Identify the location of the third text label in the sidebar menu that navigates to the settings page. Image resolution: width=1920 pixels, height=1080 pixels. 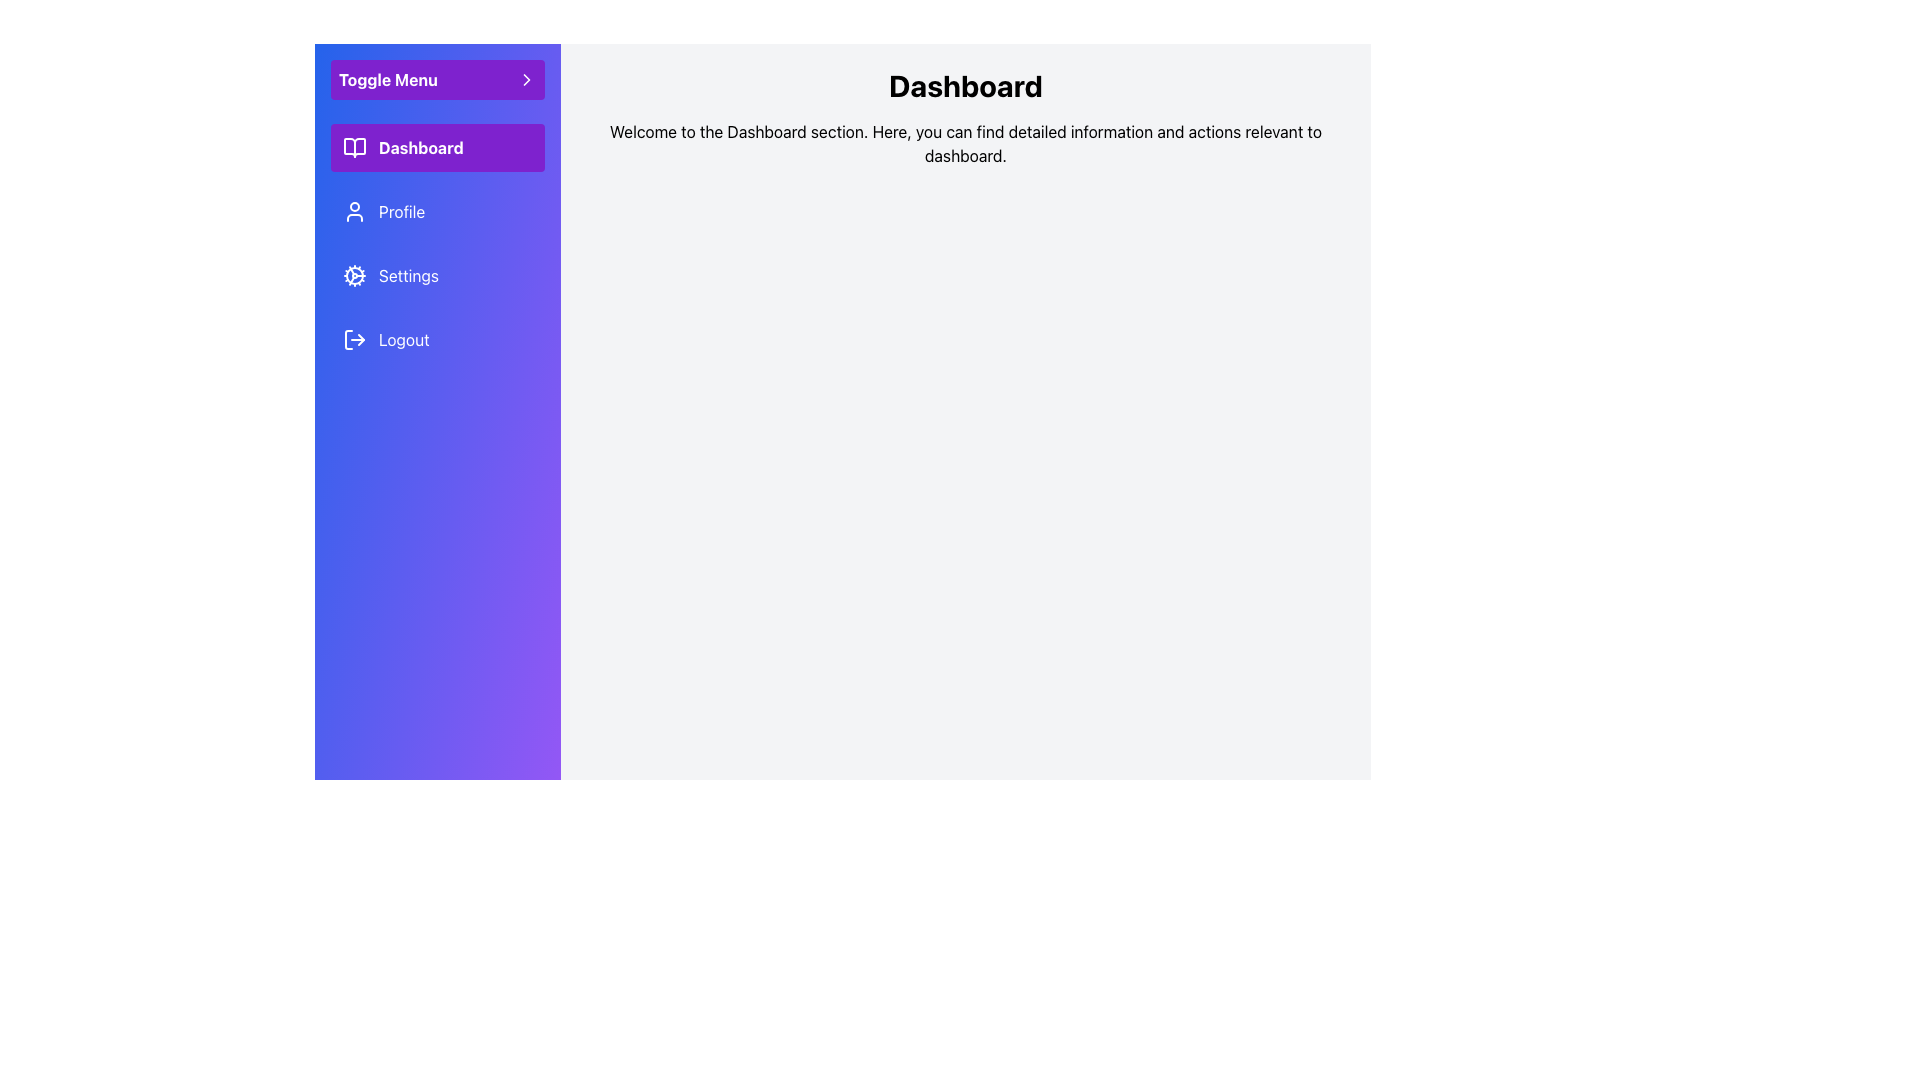
(407, 276).